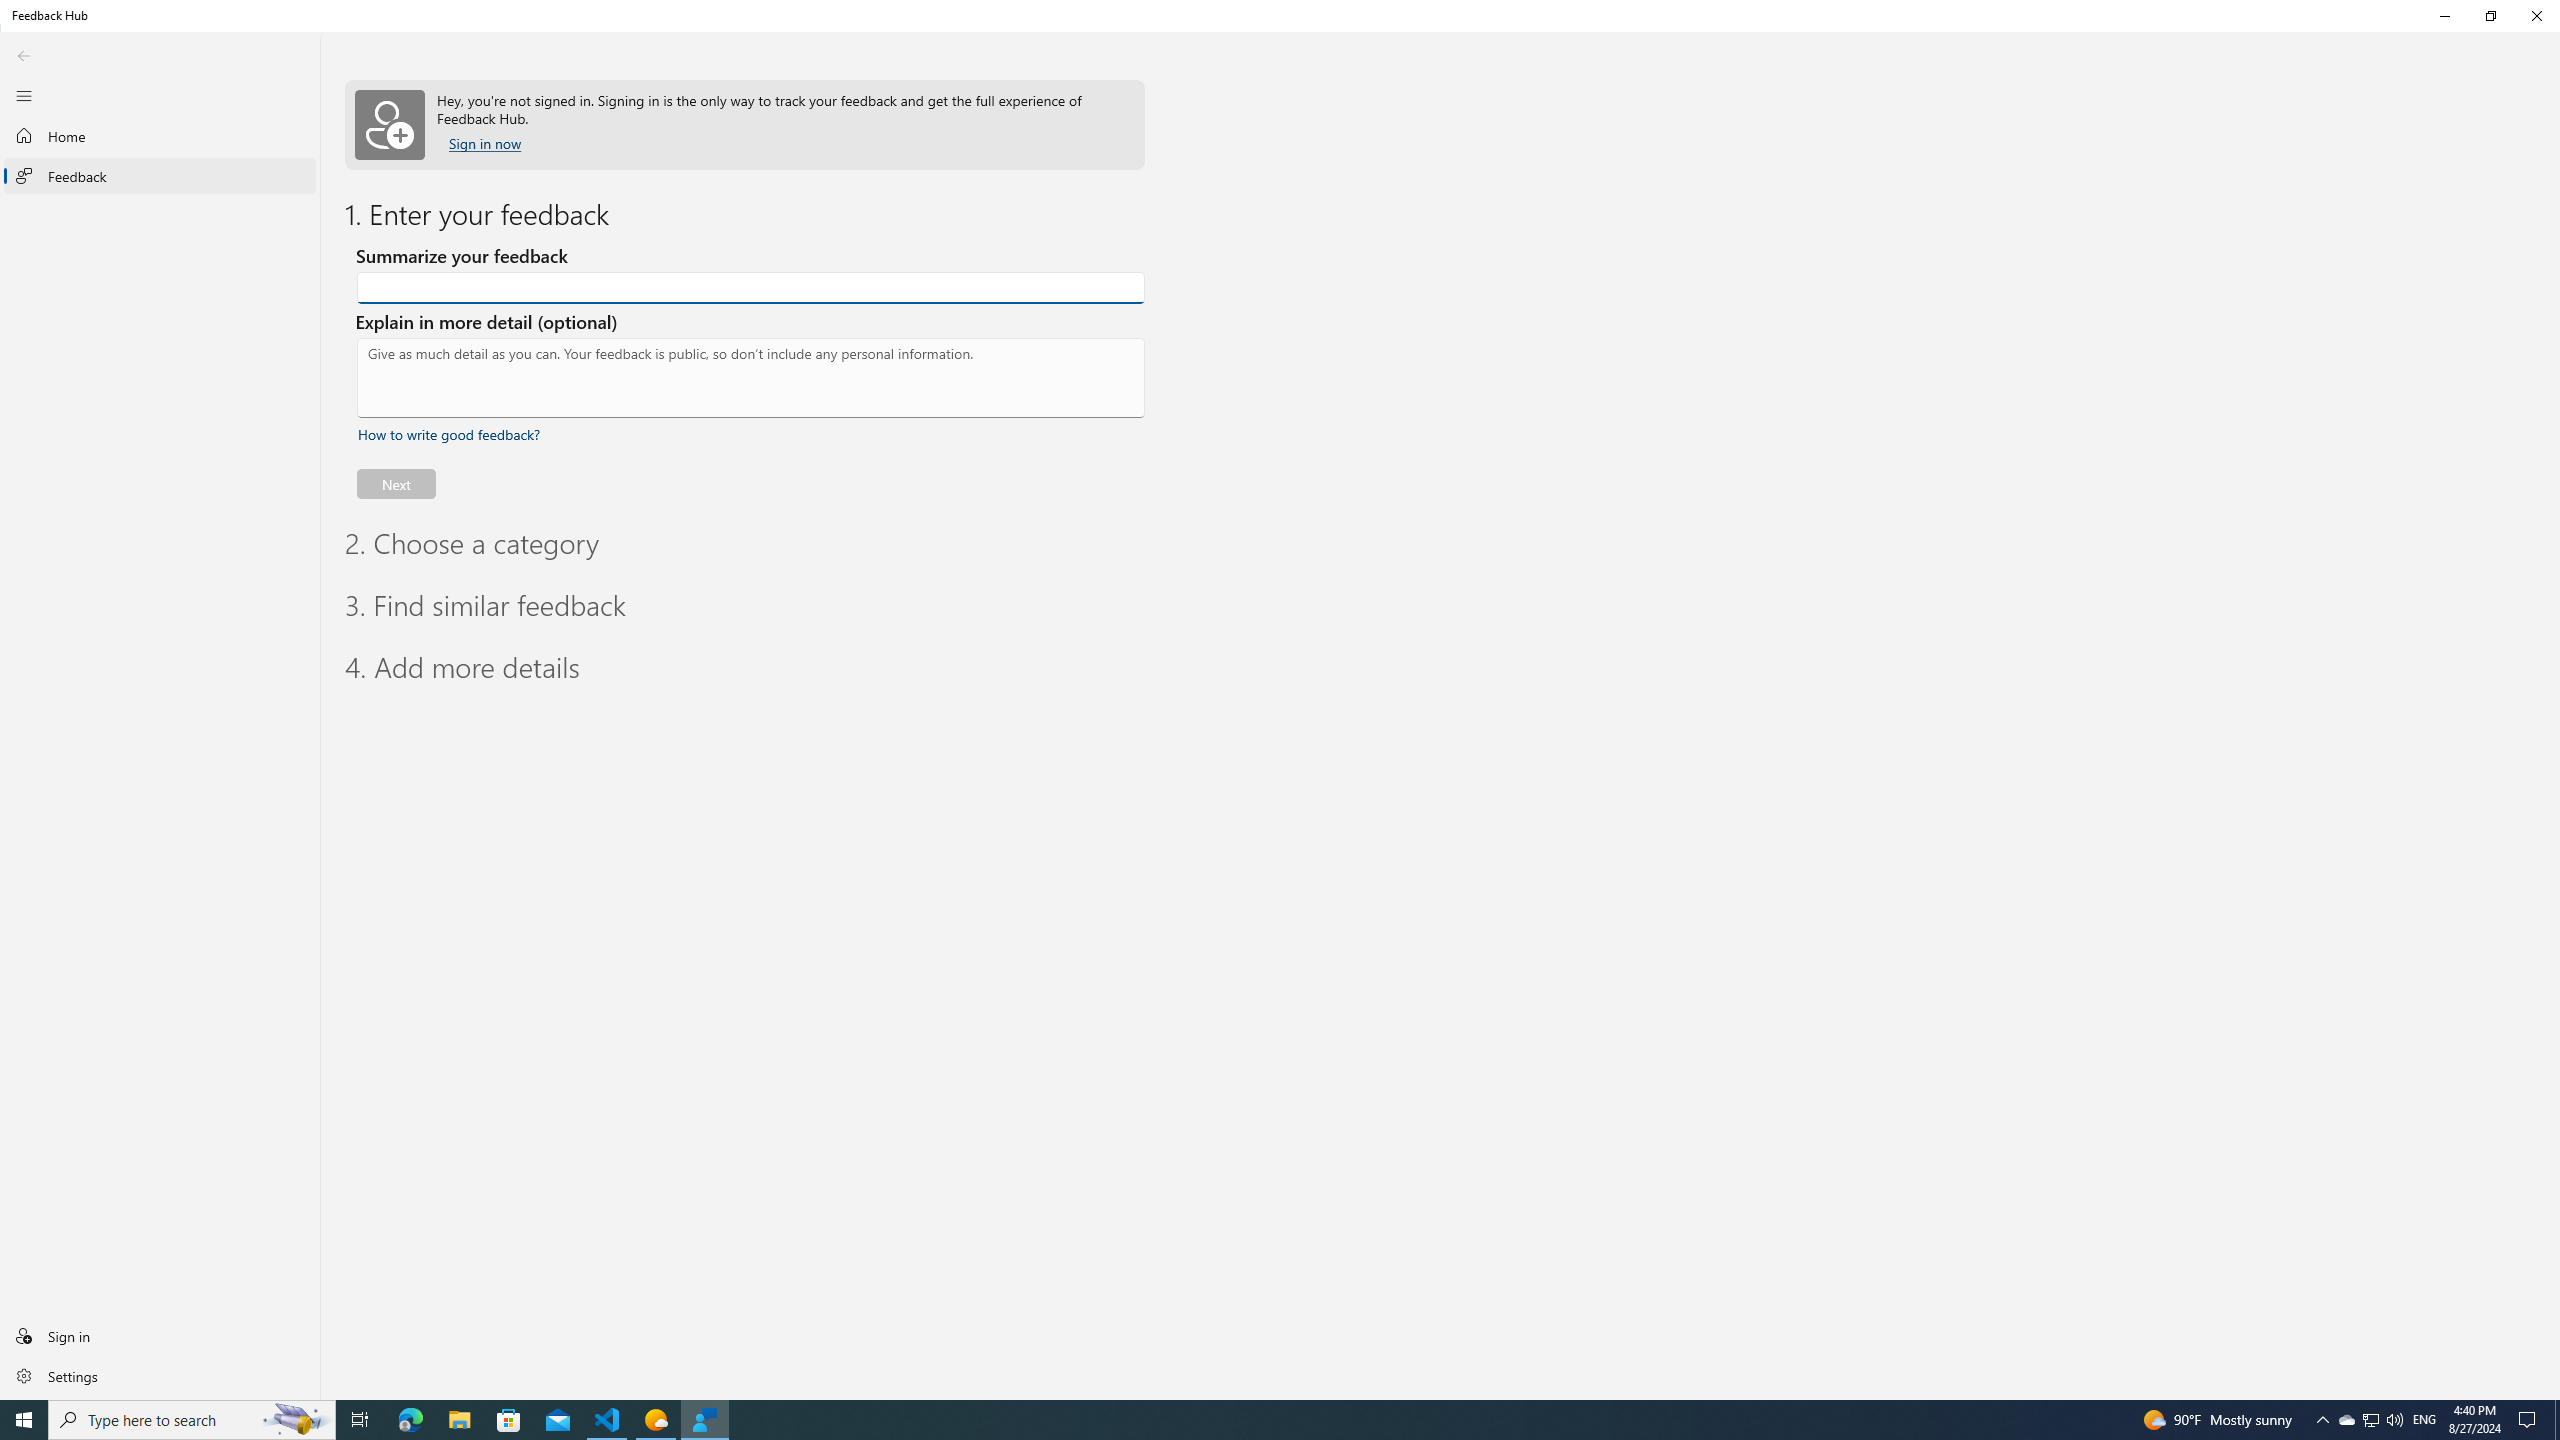  Describe the element at coordinates (448, 433) in the screenshot. I see `'How to write good feedback? Expand or collapse for tips.'` at that location.